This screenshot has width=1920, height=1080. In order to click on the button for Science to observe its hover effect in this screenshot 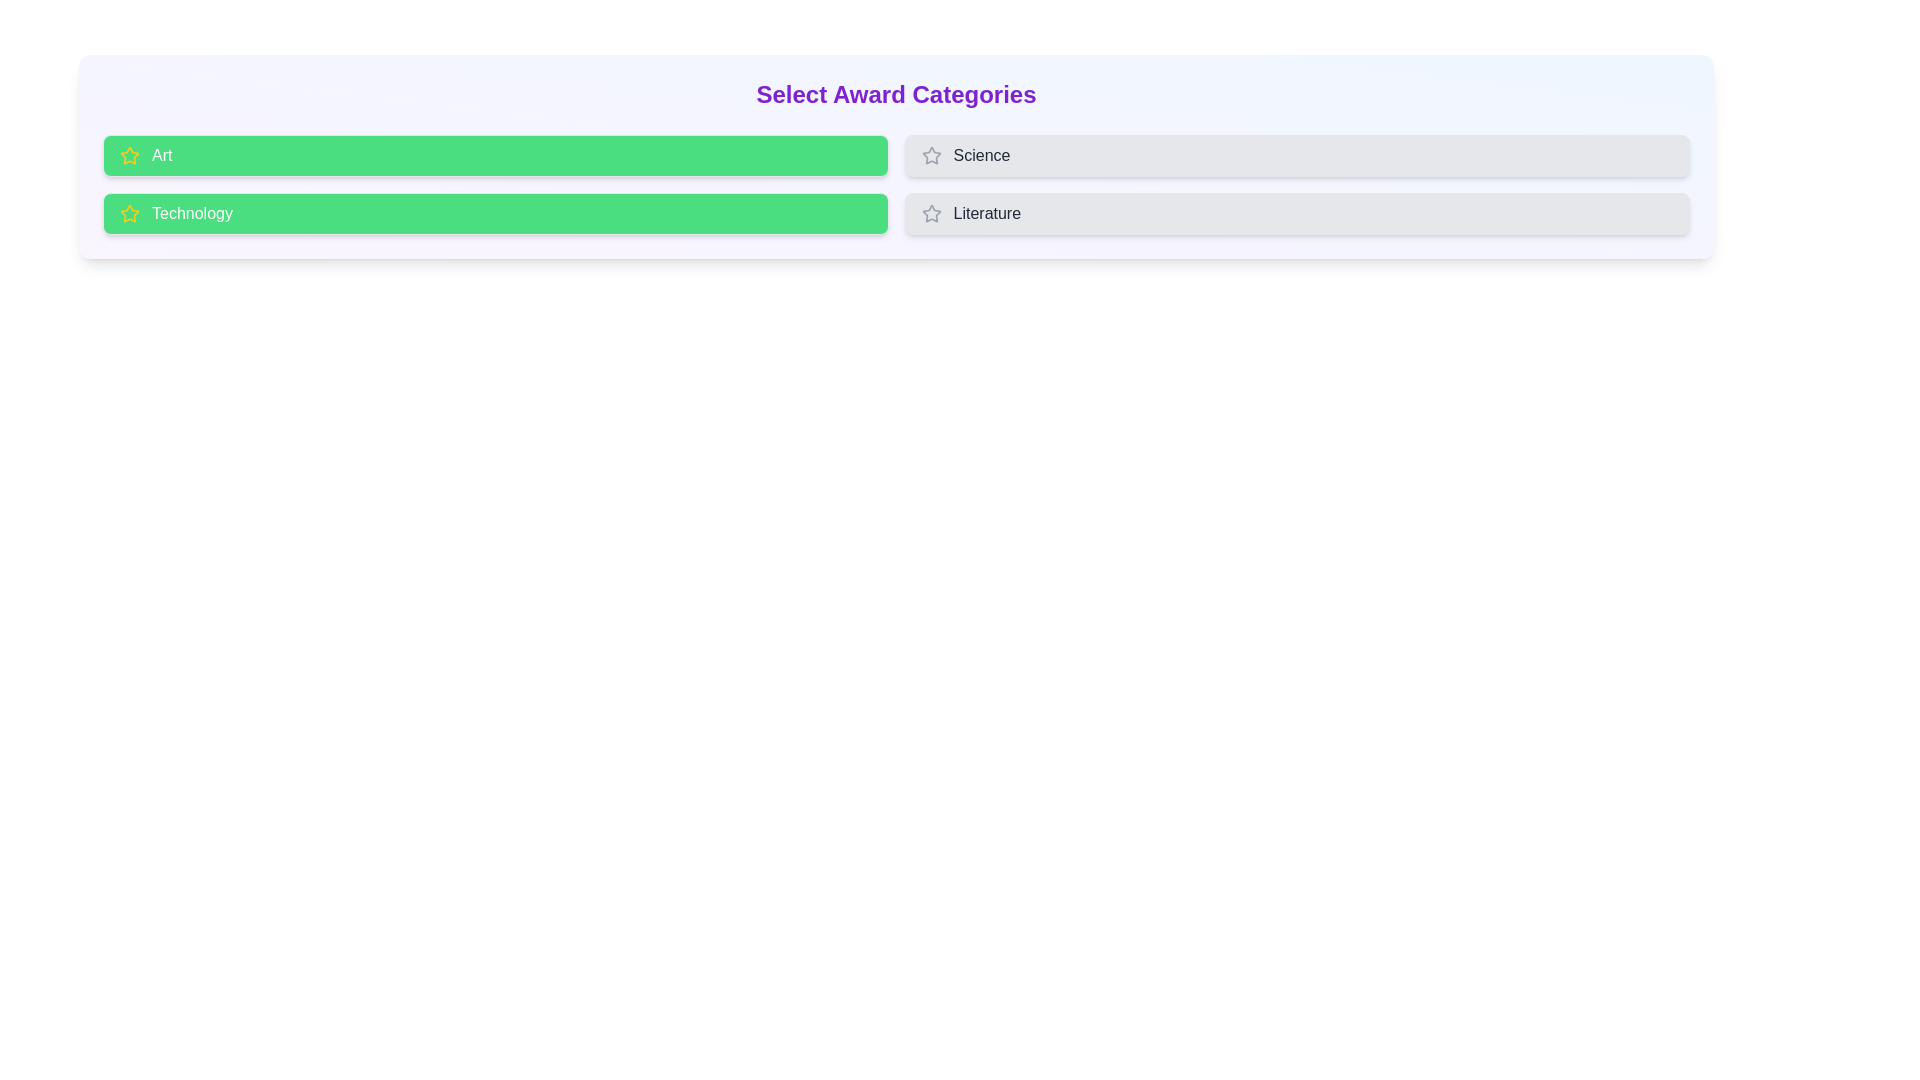, I will do `click(1297, 154)`.